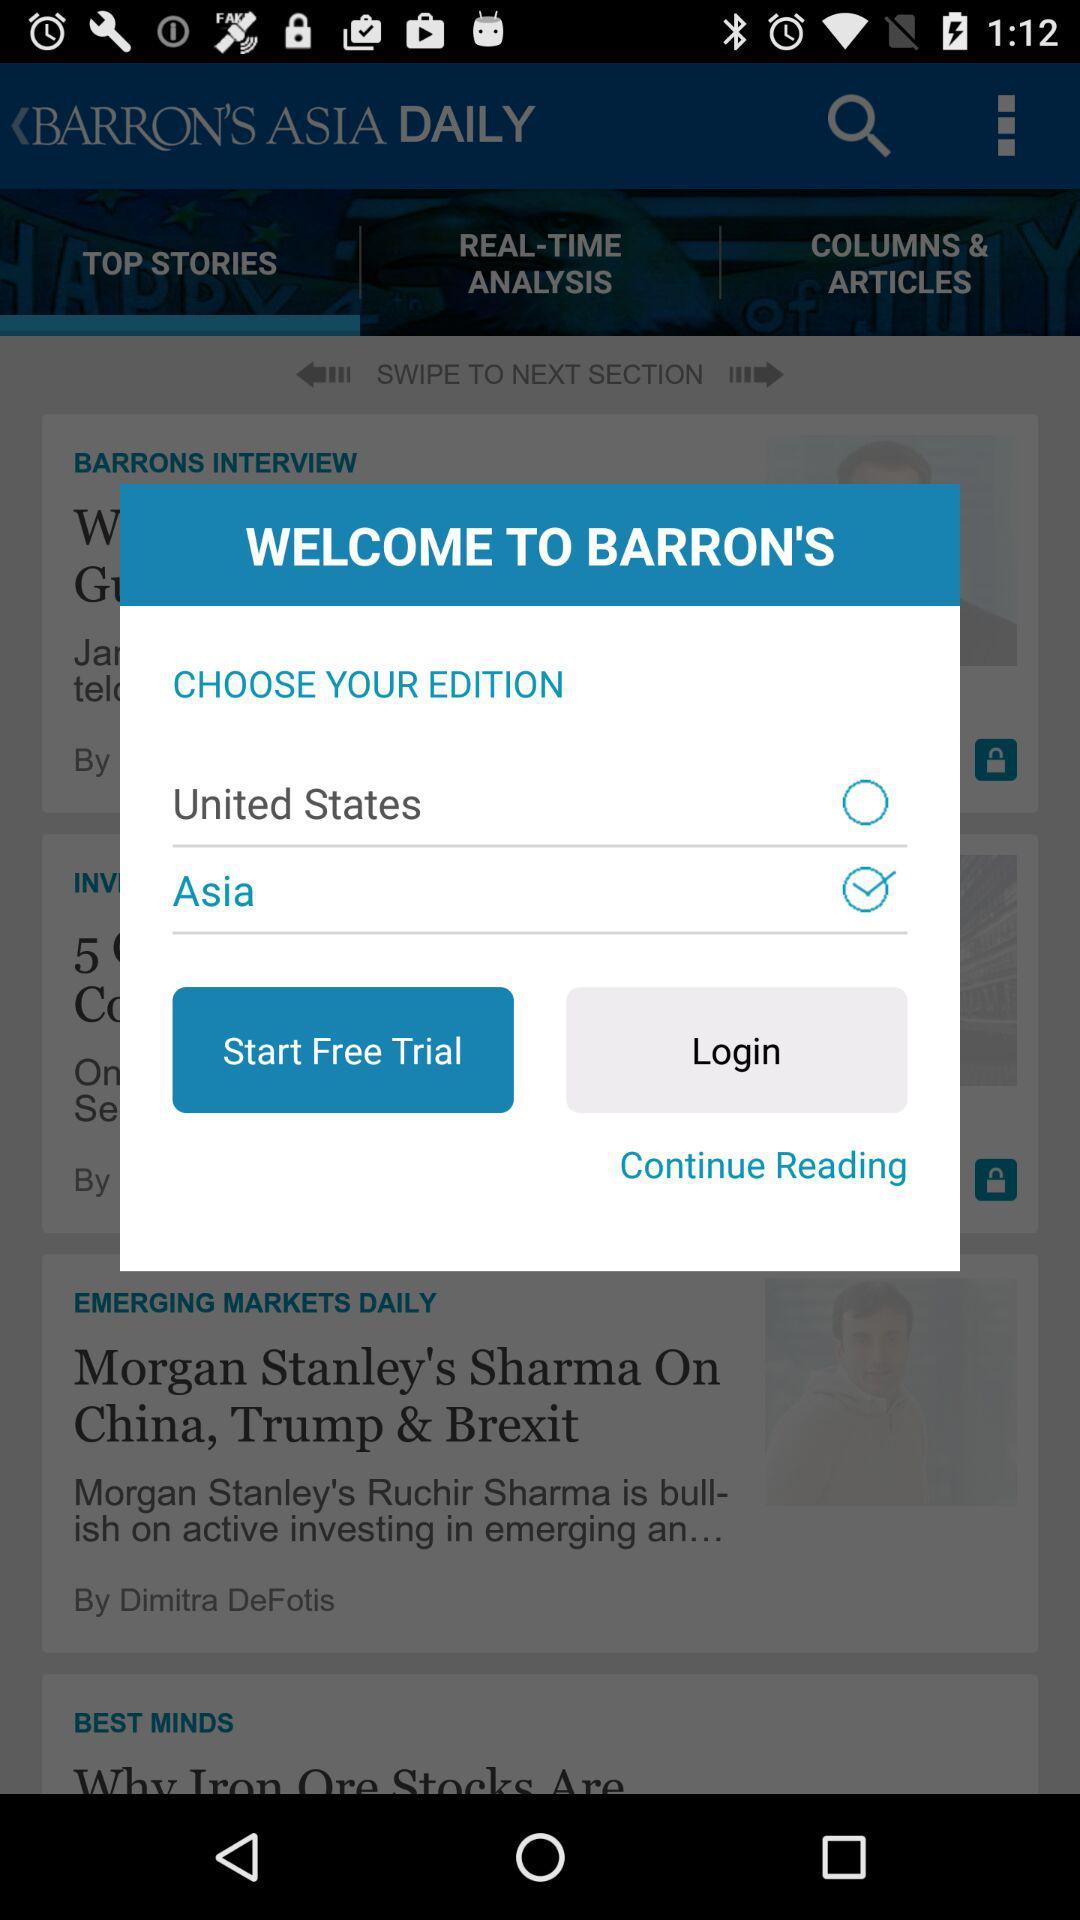  I want to click on the app above the continue reading icon, so click(736, 1049).